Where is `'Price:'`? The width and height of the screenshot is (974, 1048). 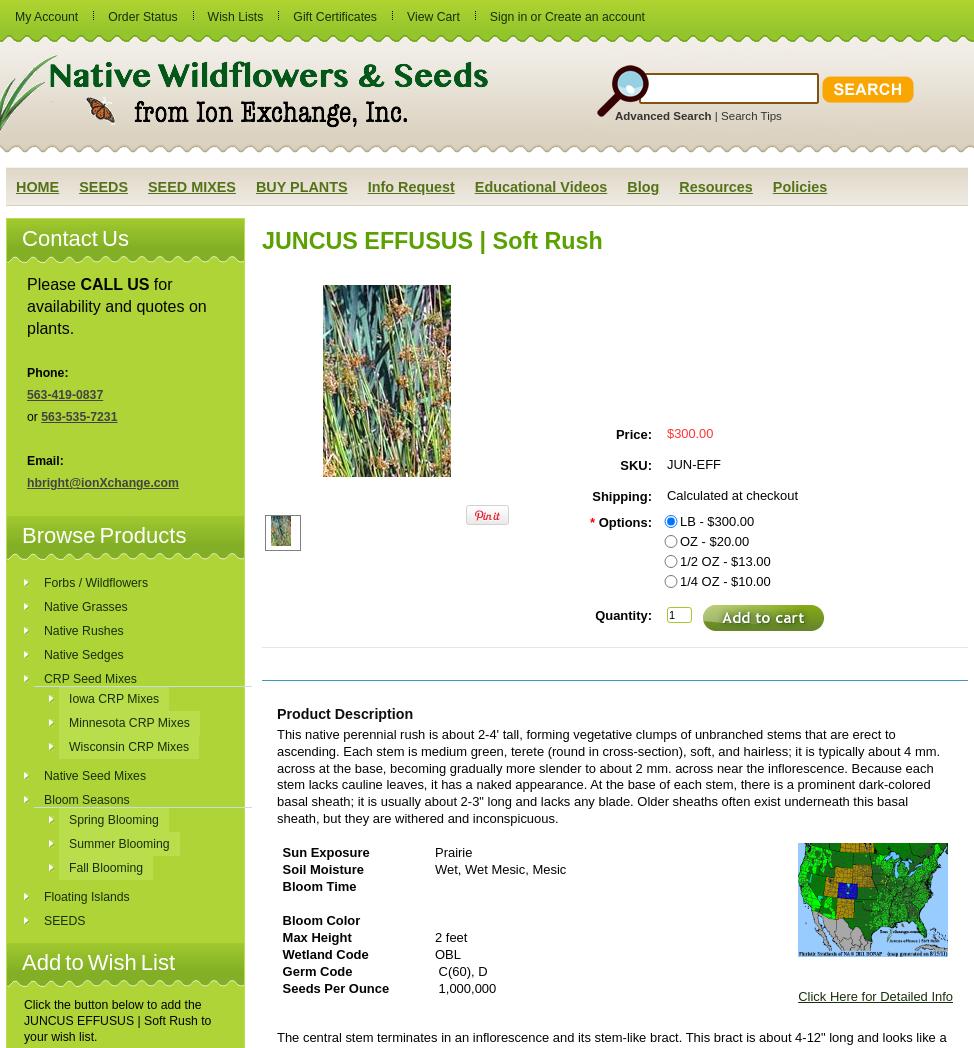
'Price:' is located at coordinates (632, 434).